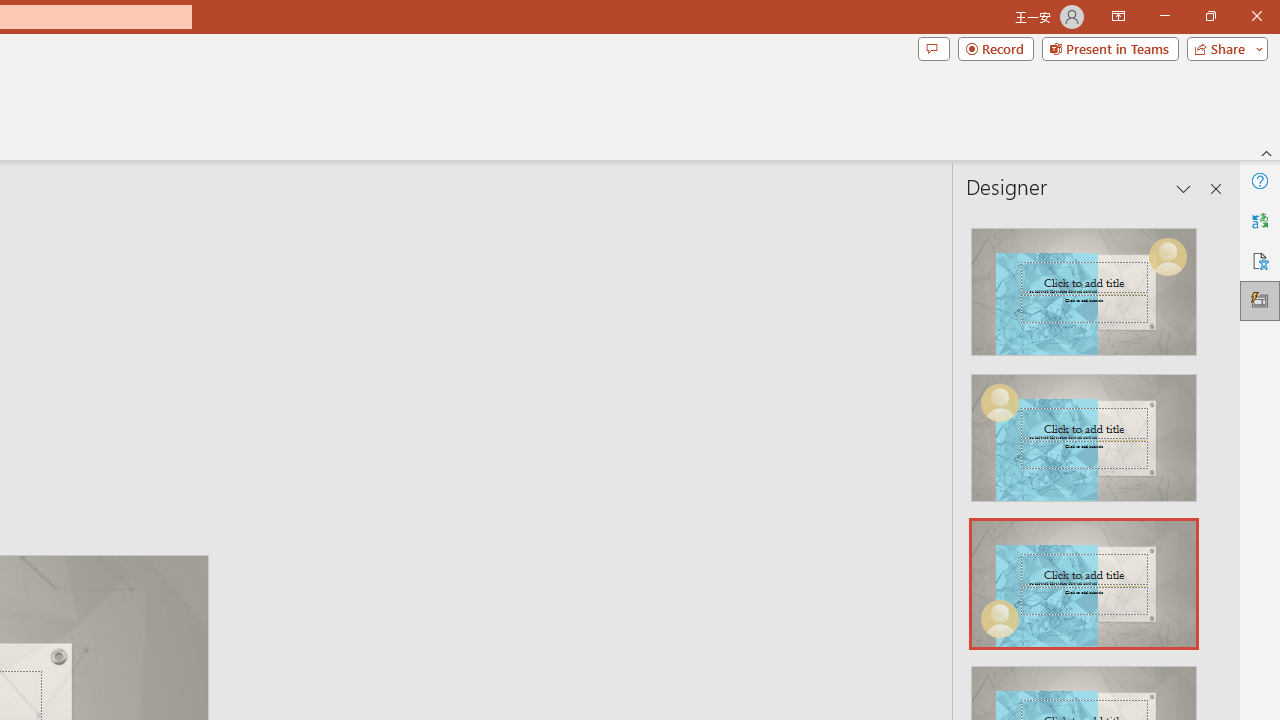 The image size is (1280, 720). Describe the element at coordinates (1259, 221) in the screenshot. I see `'Translator'` at that location.